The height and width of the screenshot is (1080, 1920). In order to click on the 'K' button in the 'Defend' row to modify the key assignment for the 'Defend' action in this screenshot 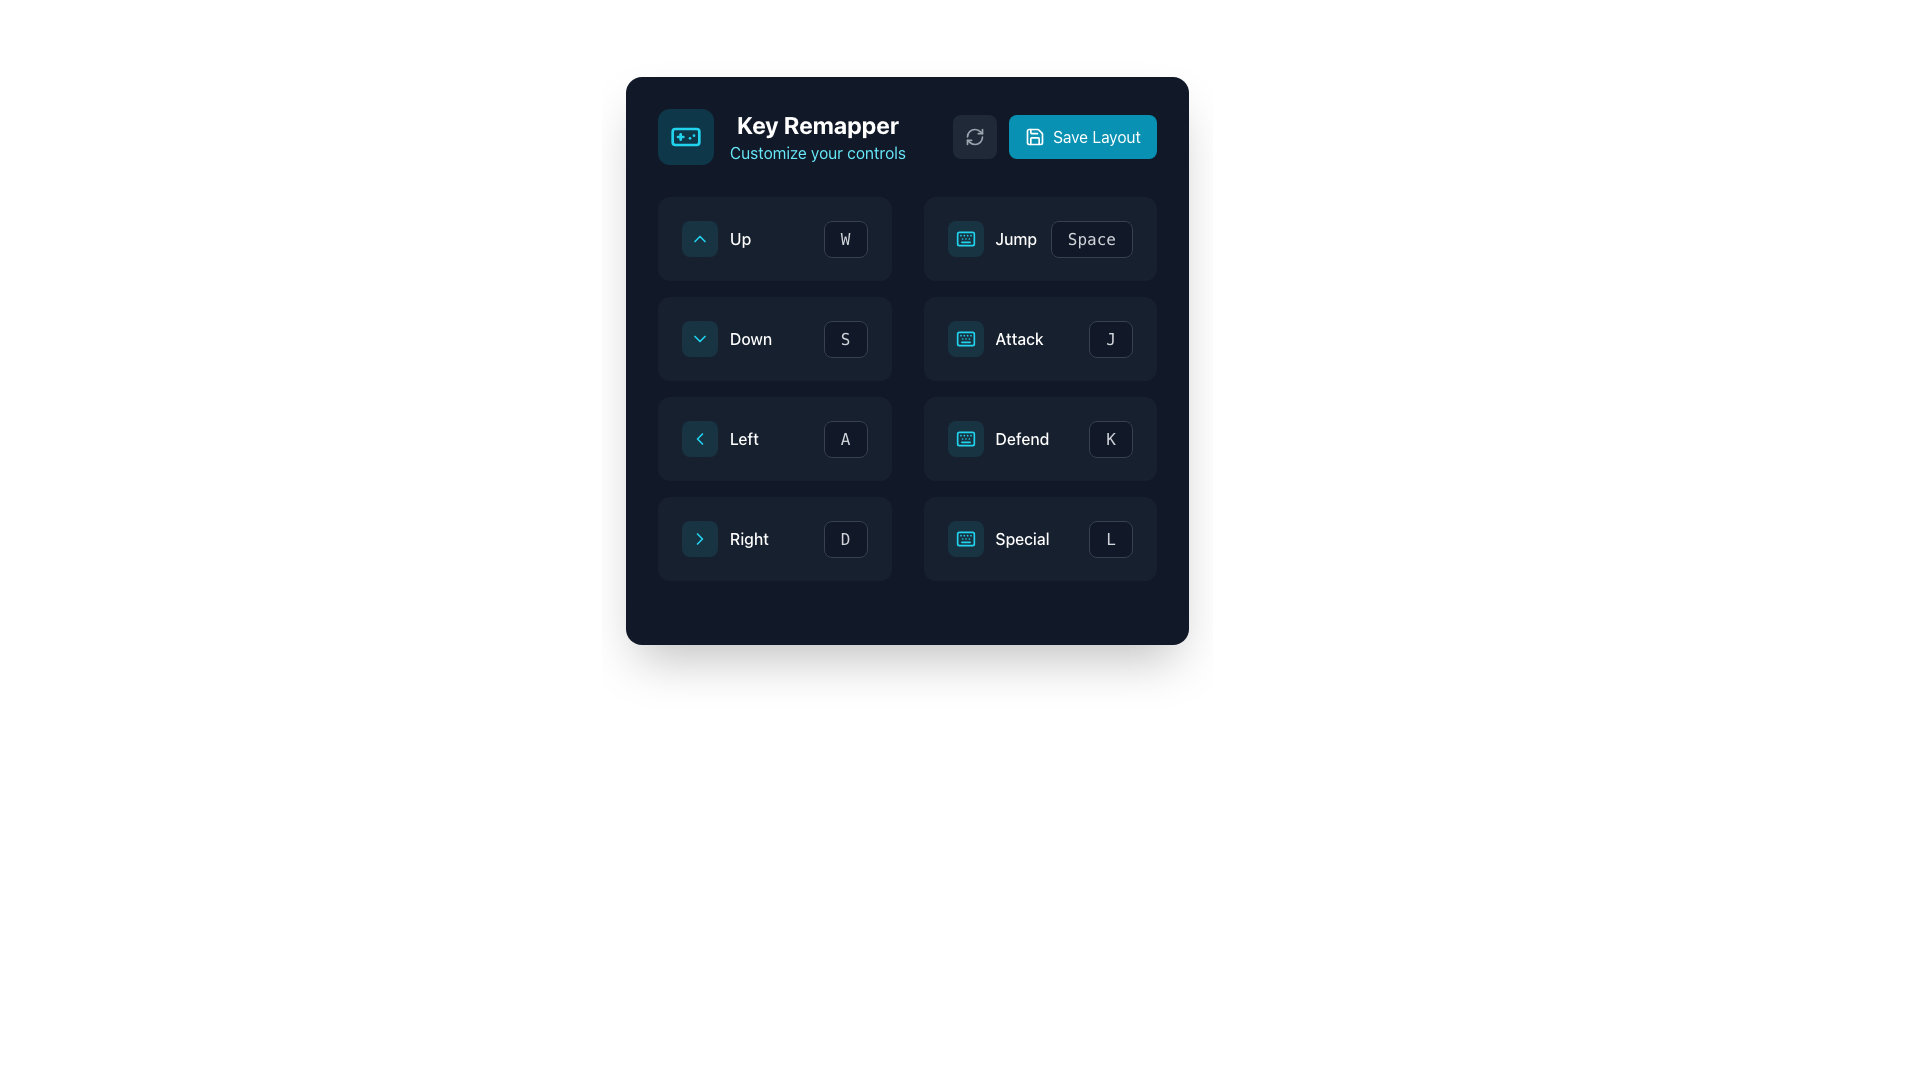, I will do `click(1110, 438)`.